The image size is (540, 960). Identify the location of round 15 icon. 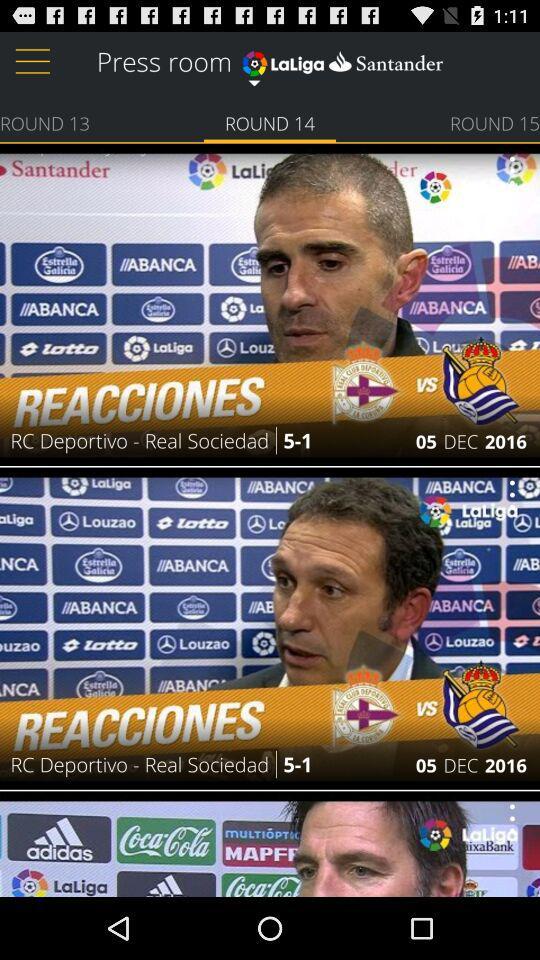
(494, 121).